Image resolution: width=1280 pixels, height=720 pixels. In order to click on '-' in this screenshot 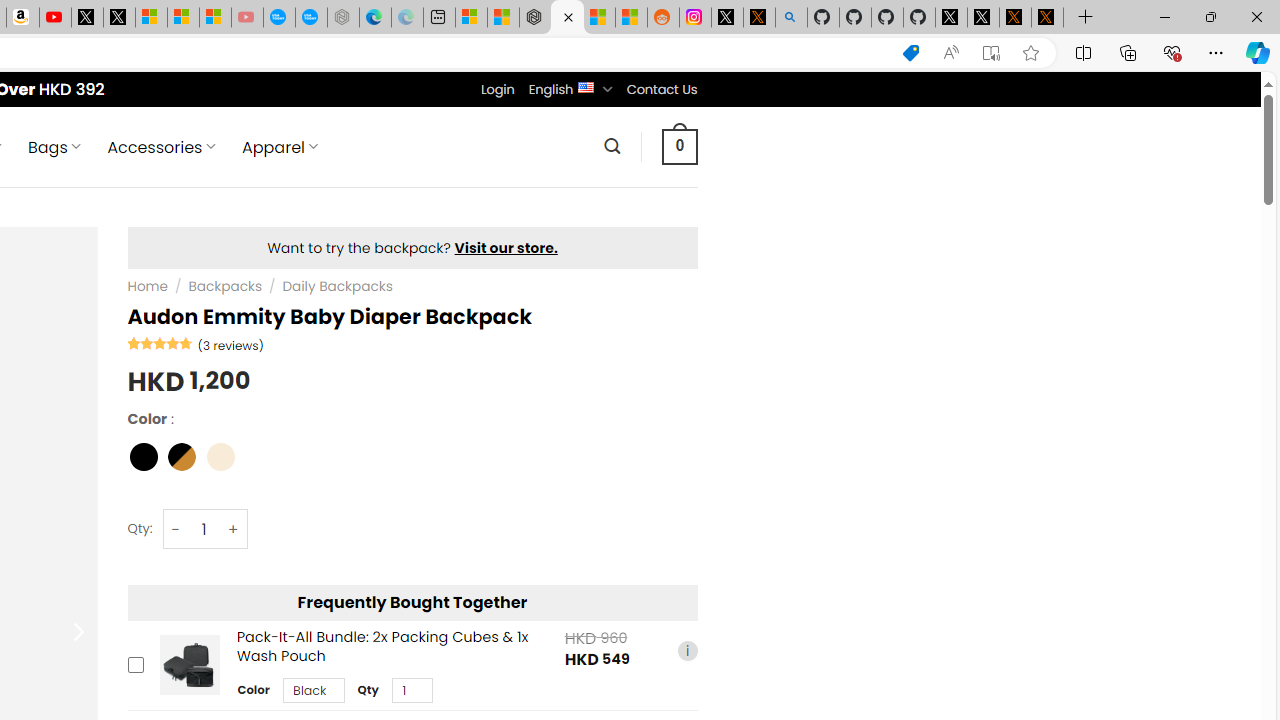, I will do `click(176, 528)`.